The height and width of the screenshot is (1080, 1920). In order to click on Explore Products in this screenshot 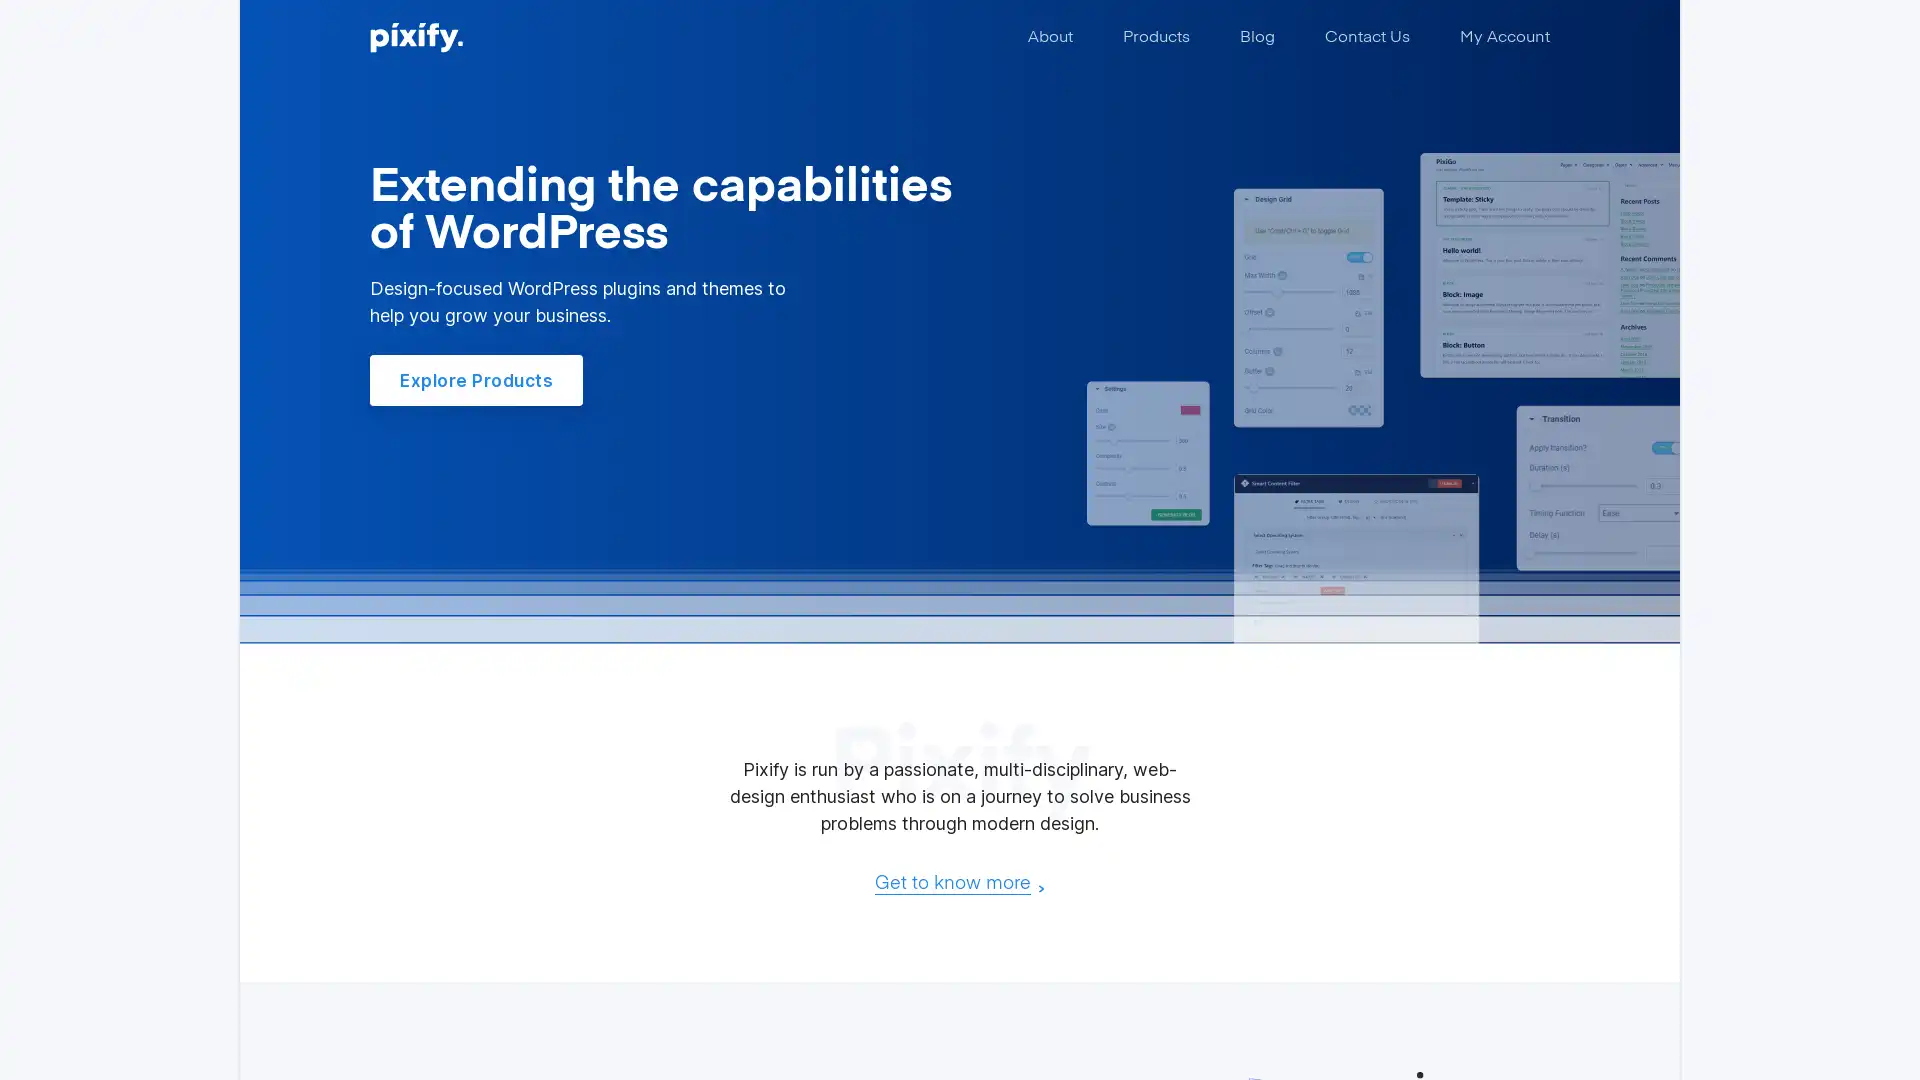, I will do `click(475, 380)`.